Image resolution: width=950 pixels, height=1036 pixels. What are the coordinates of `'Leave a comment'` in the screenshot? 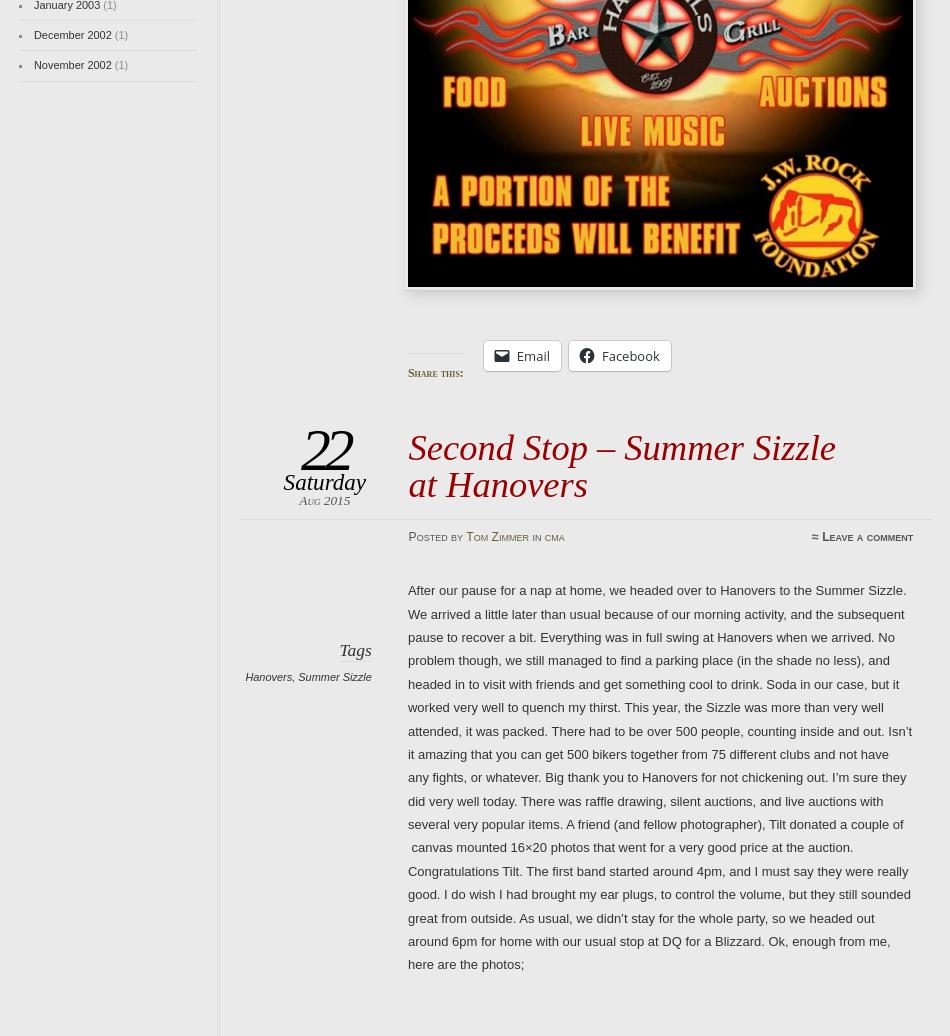 It's located at (821, 536).